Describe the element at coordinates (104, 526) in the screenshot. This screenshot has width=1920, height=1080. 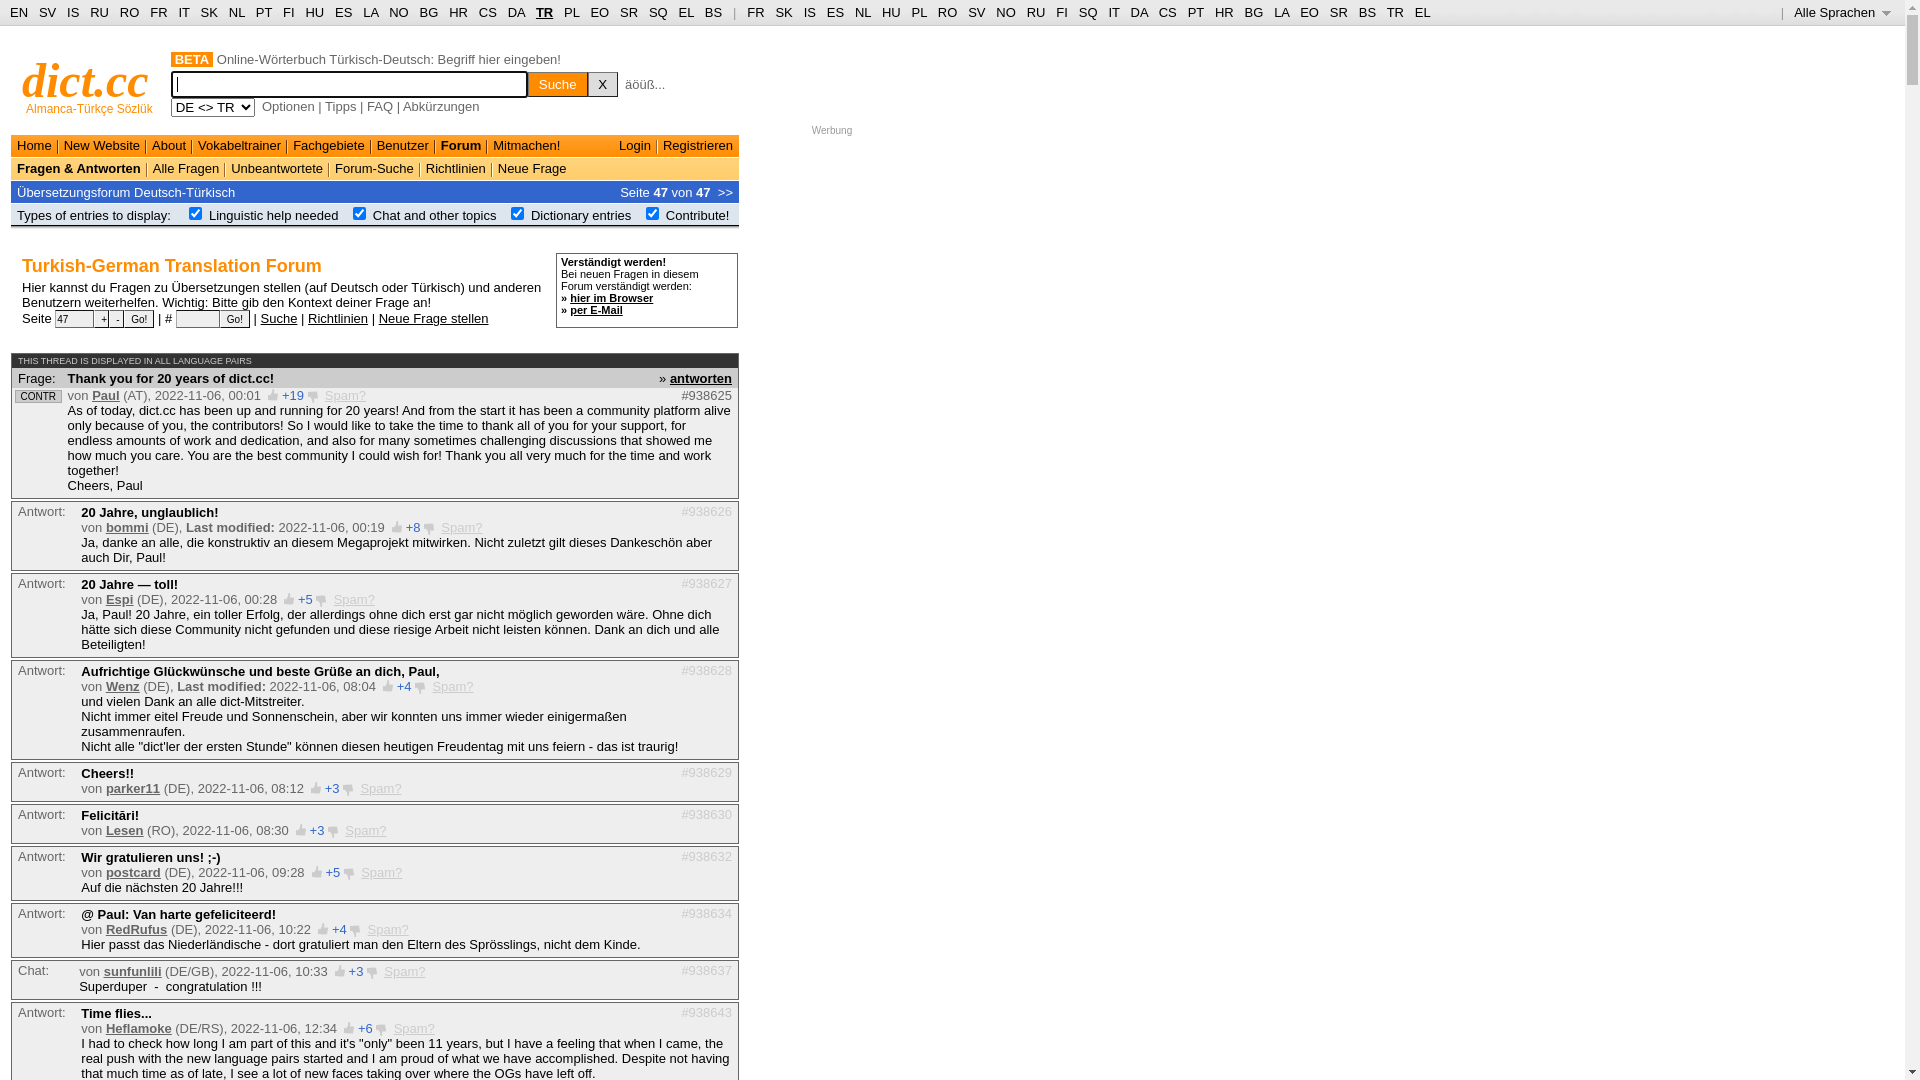
I see `'bommi'` at that location.